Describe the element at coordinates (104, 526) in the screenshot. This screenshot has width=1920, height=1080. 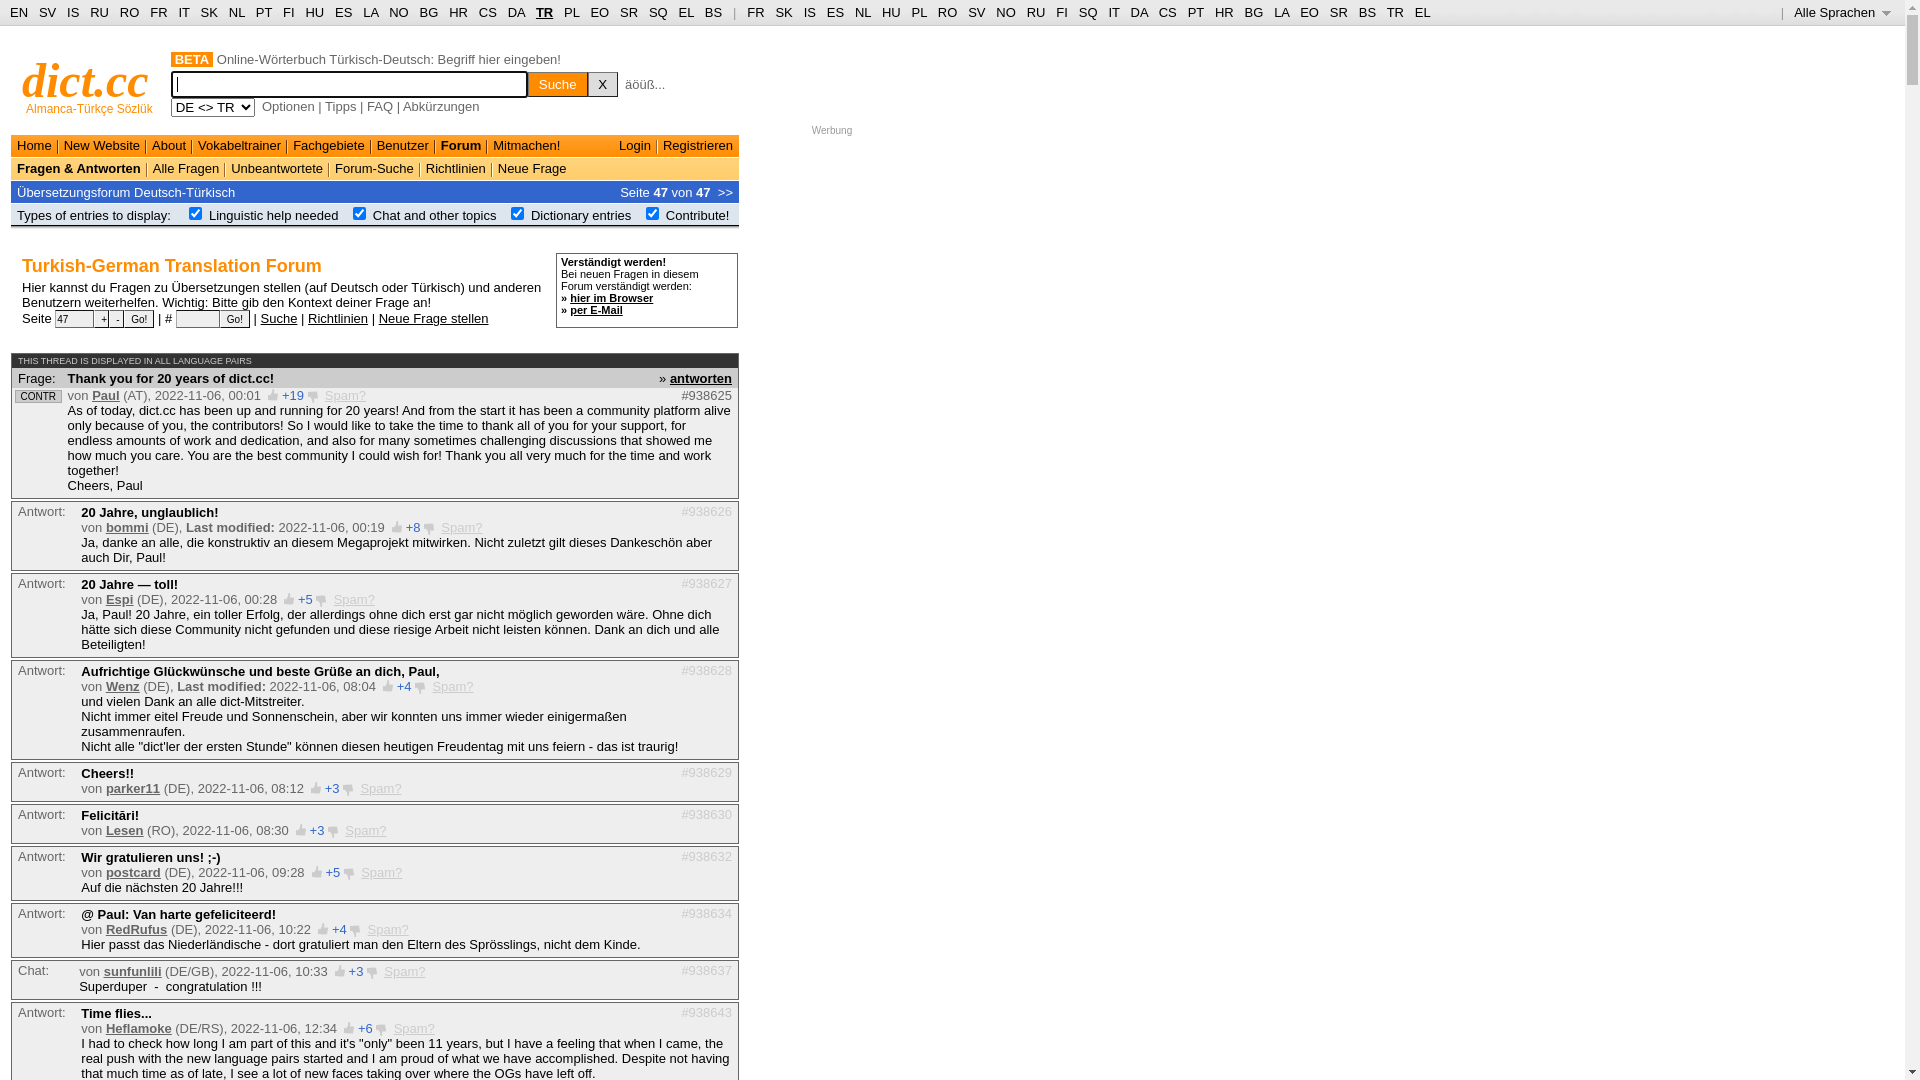
I see `'bommi'` at that location.